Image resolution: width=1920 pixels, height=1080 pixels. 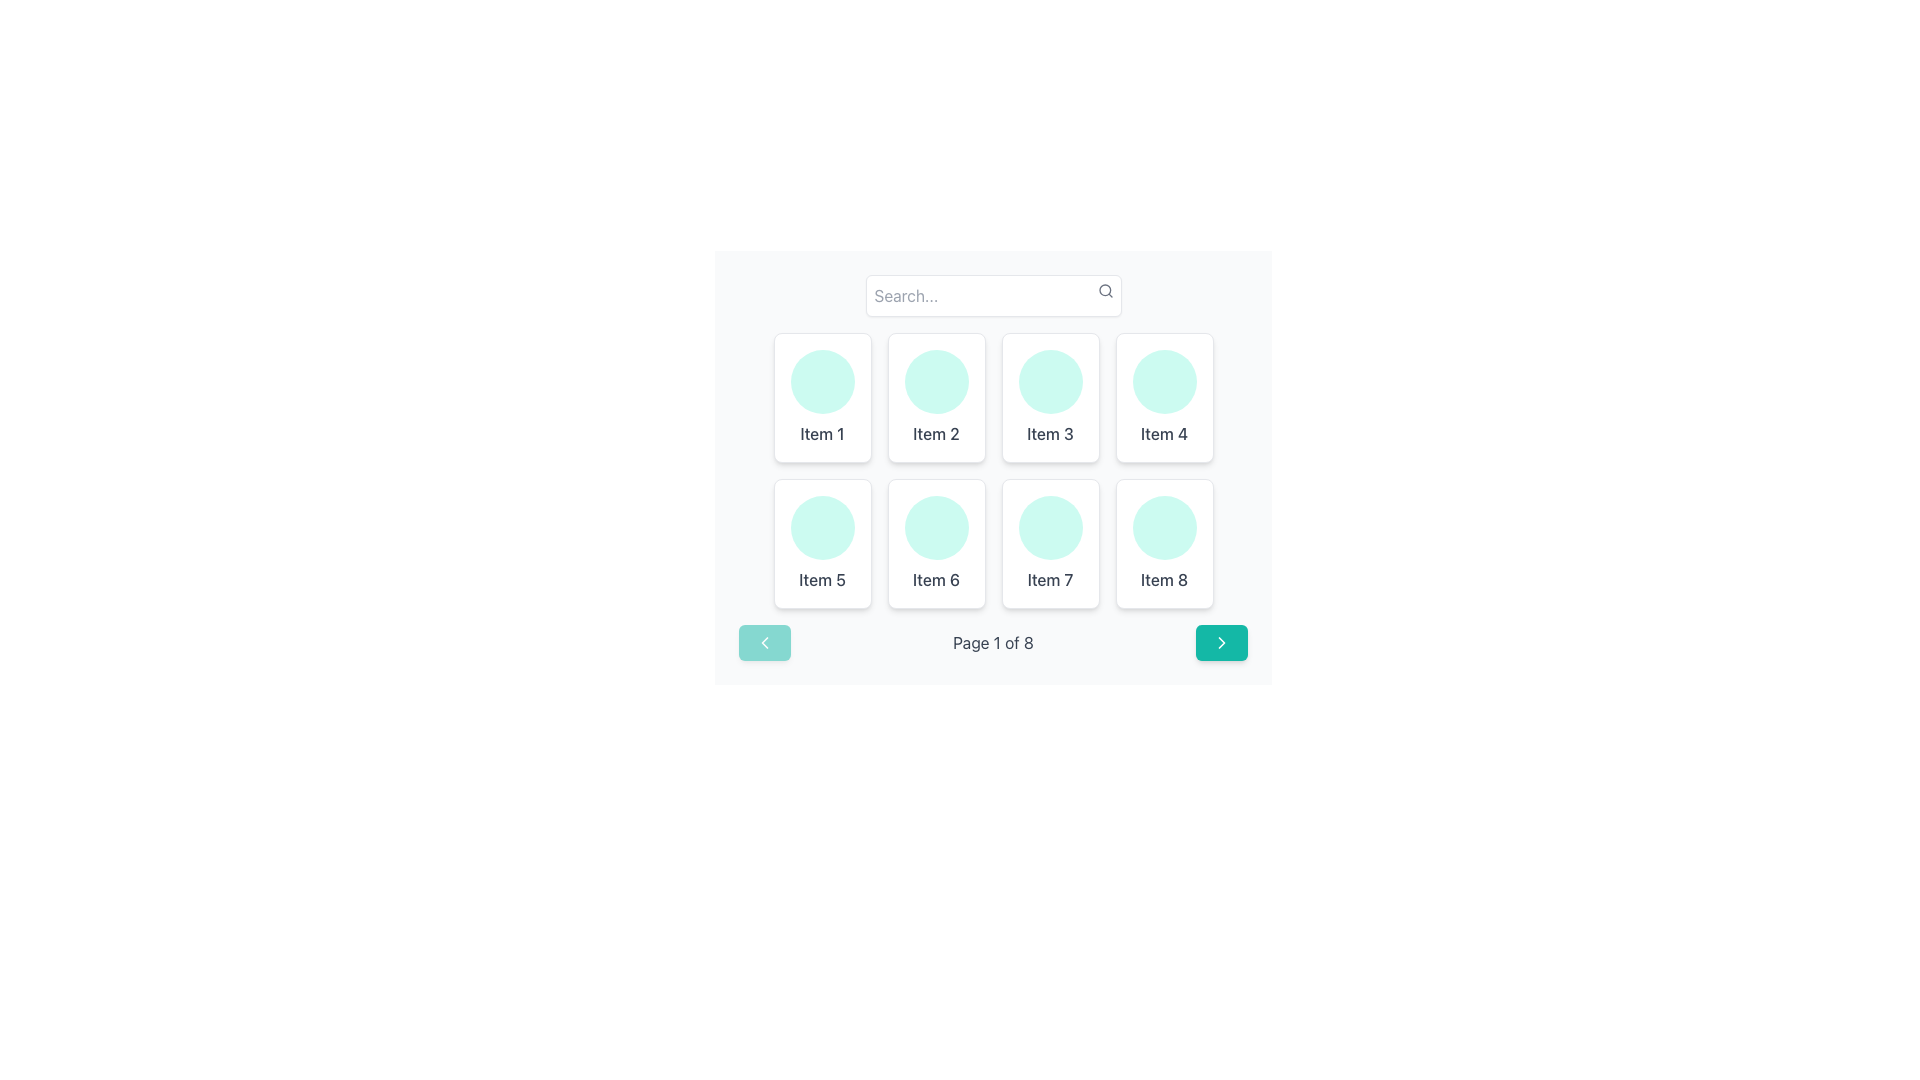 What do you see at coordinates (1049, 397) in the screenshot?
I see `the third card in the grid layout` at bounding box center [1049, 397].